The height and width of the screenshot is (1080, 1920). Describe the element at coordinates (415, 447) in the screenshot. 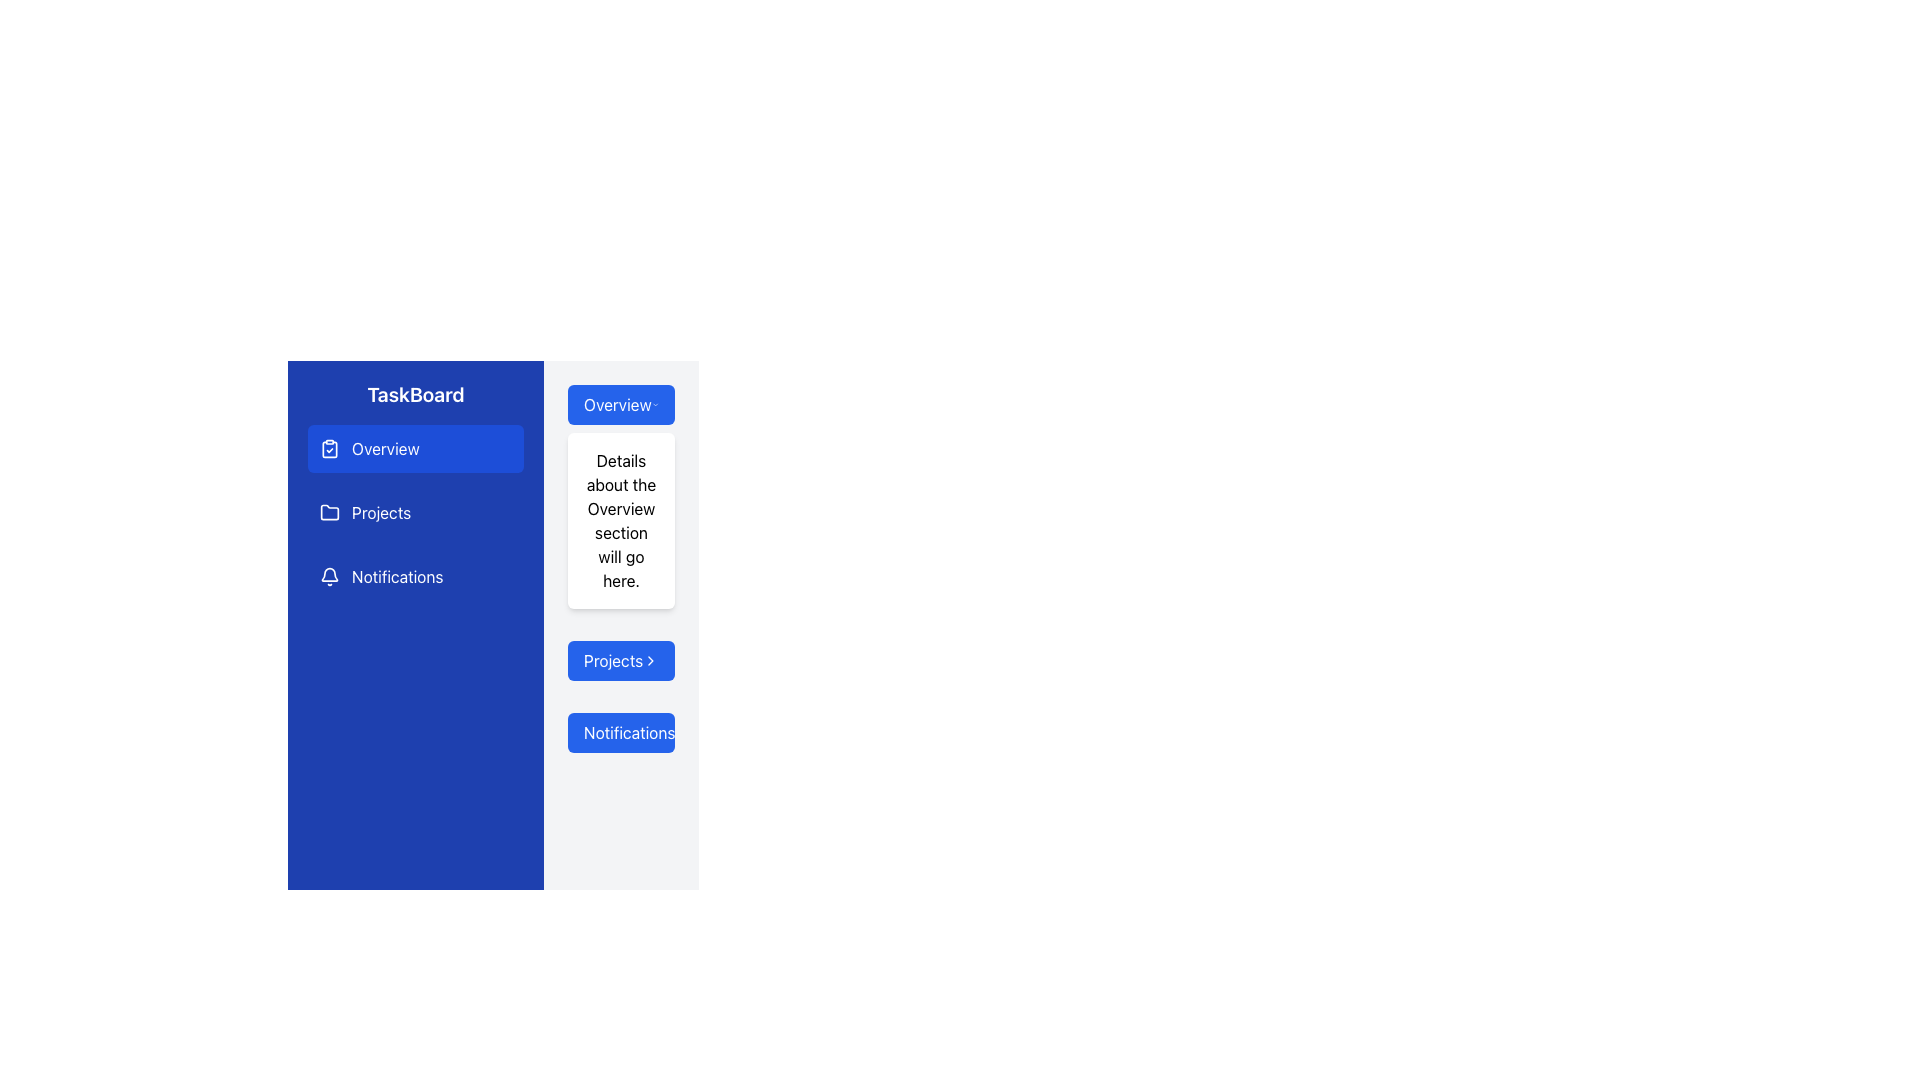

I see `the 'Overview' button in the side menu, which is a rectangular button with a white clipboard icon and a checkmark, styled with a dark blue background` at that location.